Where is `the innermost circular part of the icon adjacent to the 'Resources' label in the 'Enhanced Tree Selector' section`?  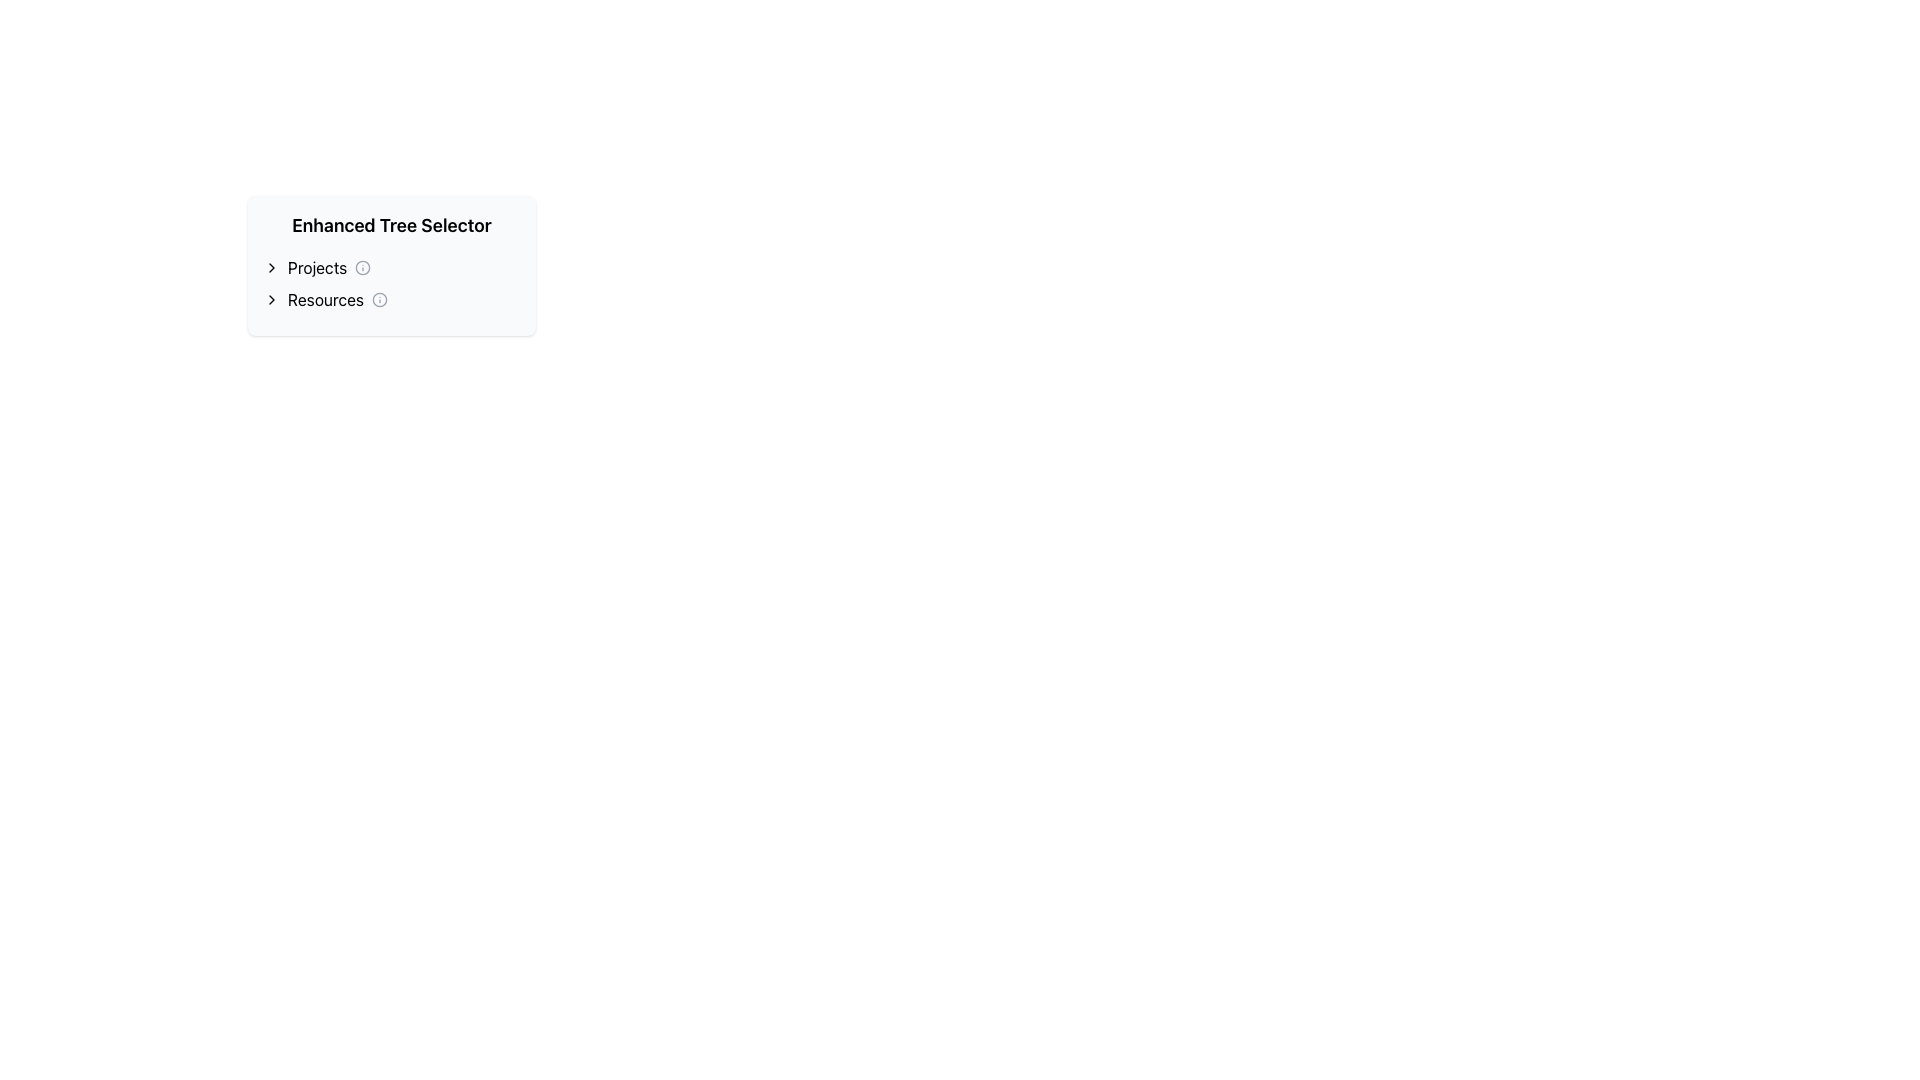 the innermost circular part of the icon adjacent to the 'Resources' label in the 'Enhanced Tree Selector' section is located at coordinates (379, 300).